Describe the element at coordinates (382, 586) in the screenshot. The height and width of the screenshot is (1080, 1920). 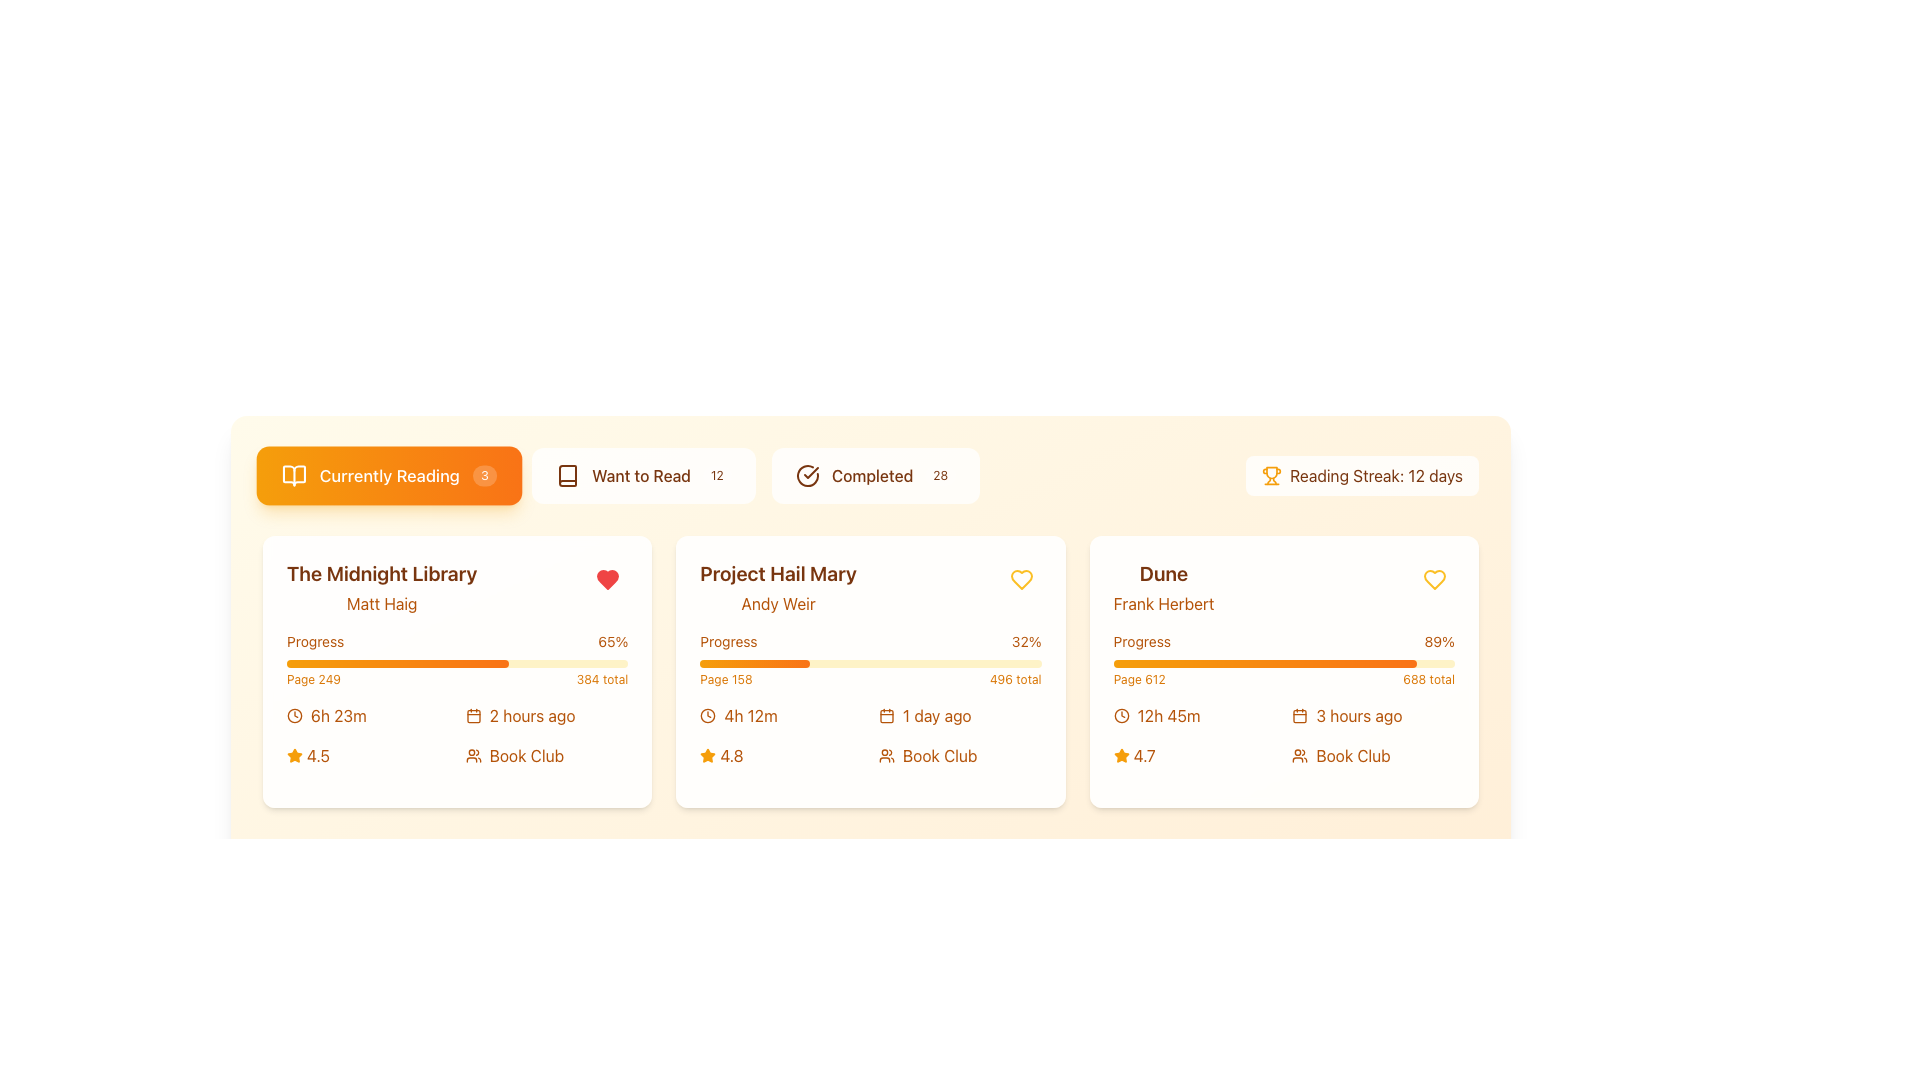
I see `text displayed in the title and subtitle combination, which includes 'The Midnight Library' in large bold dark amber text and 'Matt Haig' in smaller lighter amber text, located in the first card under the 'Currently Reading' section` at that location.